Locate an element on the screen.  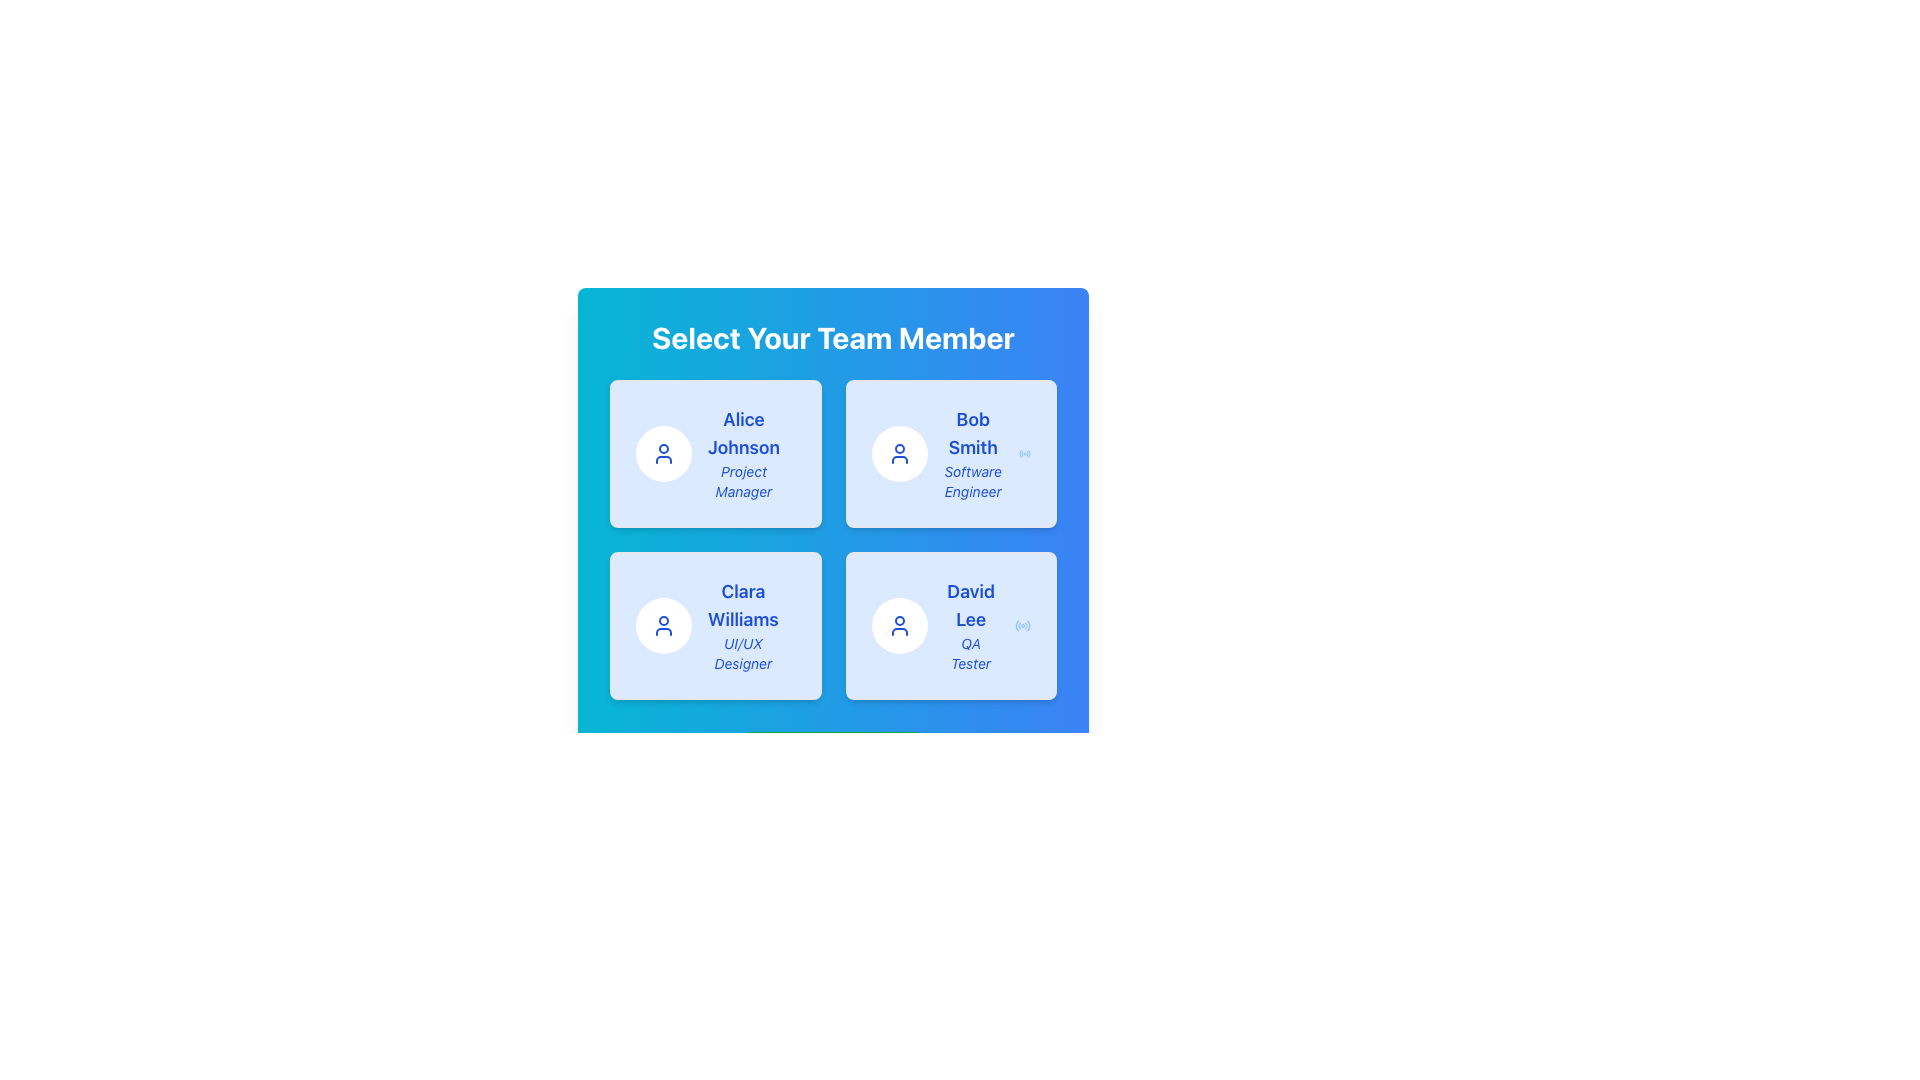
the user icon representing 'Bob Smith' located in the second card from the top-left in a grid layout, positioned to the left of the text content is located at coordinates (898, 454).